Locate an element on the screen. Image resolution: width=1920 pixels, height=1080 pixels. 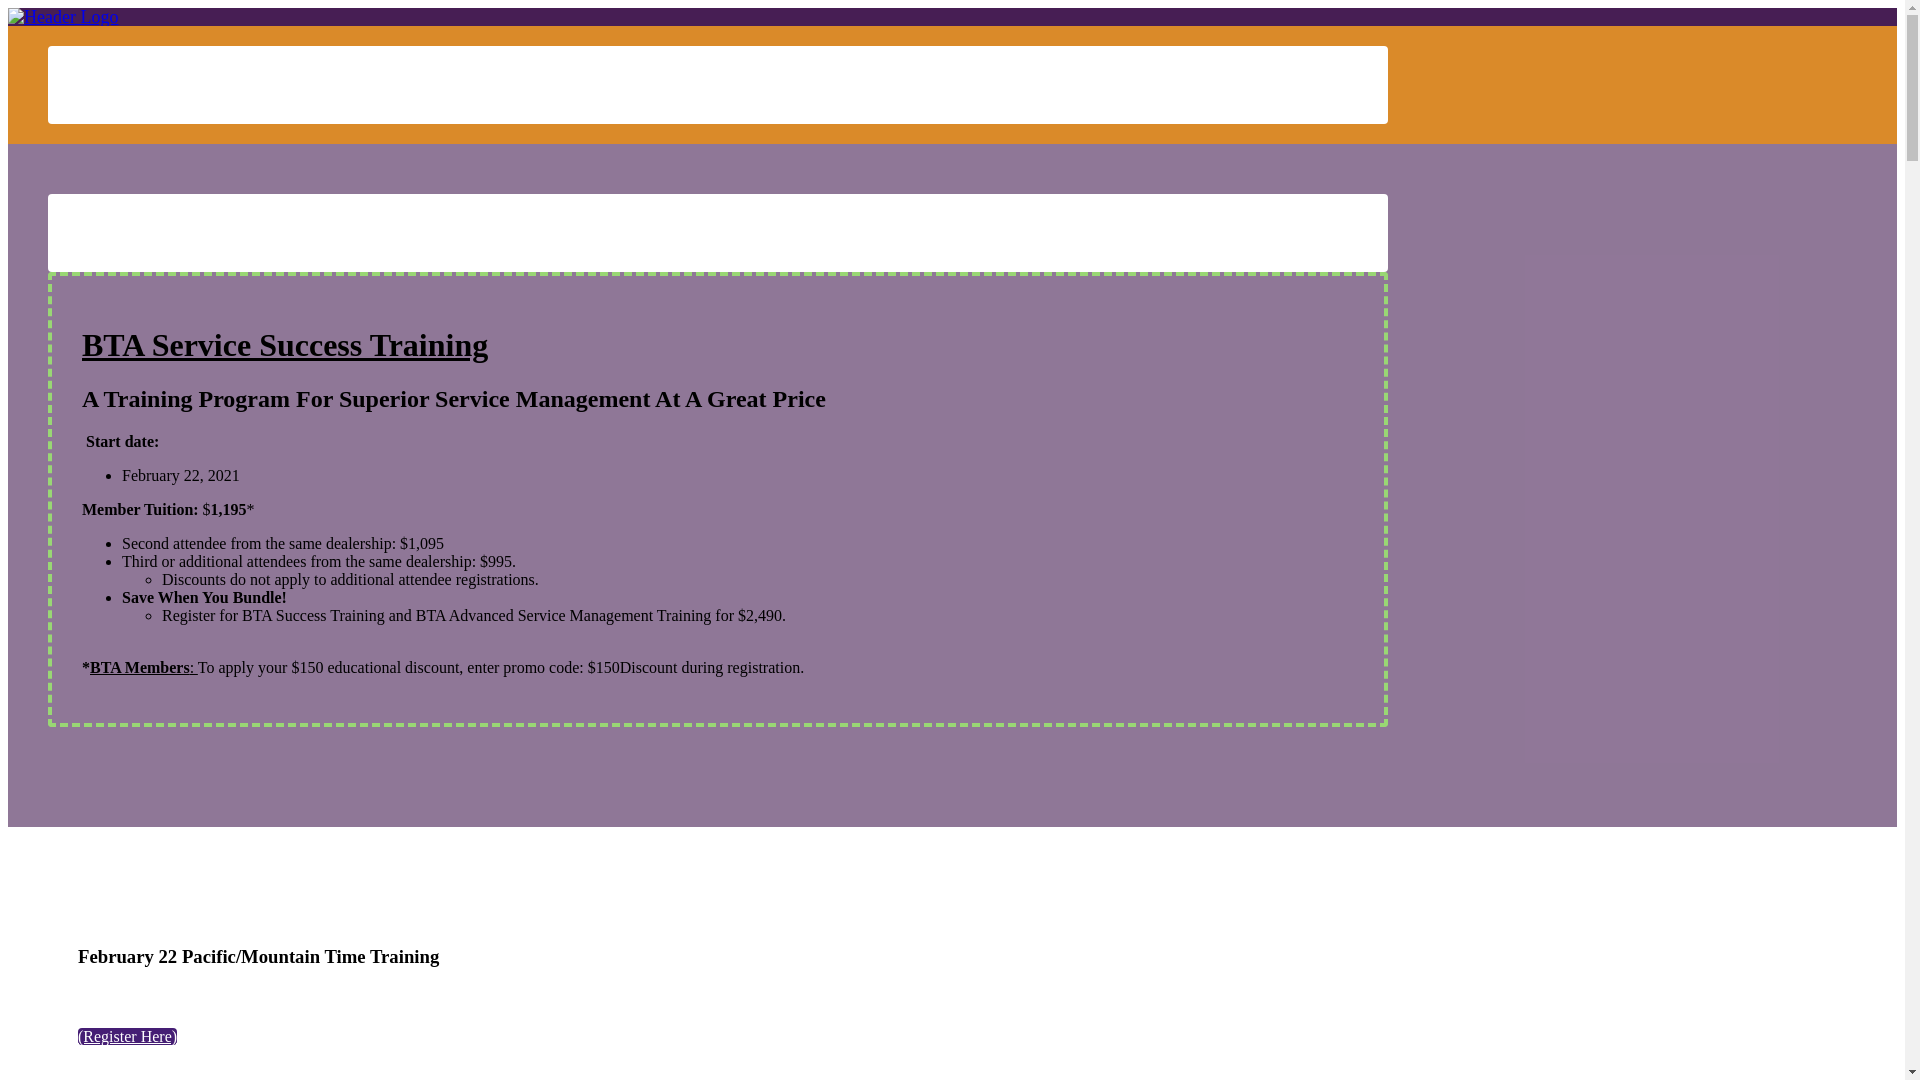
'(Register Here)' is located at coordinates (126, 1035).